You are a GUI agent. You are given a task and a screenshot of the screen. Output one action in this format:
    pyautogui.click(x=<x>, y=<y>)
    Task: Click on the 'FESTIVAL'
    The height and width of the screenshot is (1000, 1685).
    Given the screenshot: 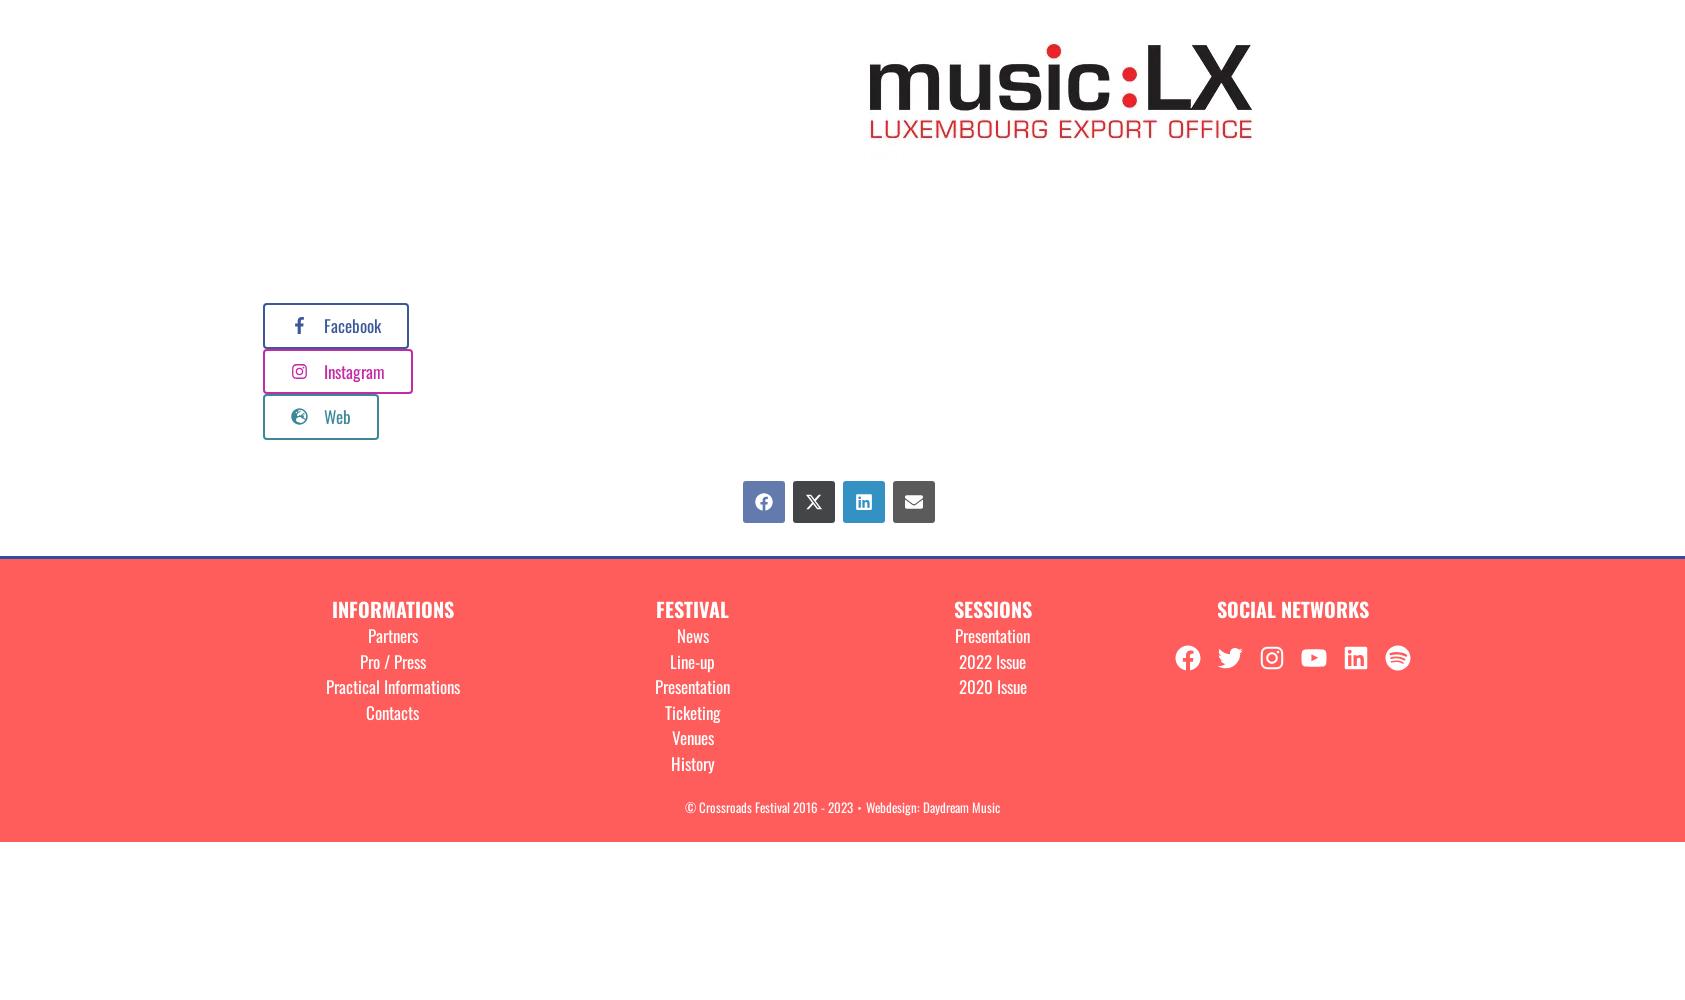 What is the action you would take?
    pyautogui.click(x=691, y=608)
    